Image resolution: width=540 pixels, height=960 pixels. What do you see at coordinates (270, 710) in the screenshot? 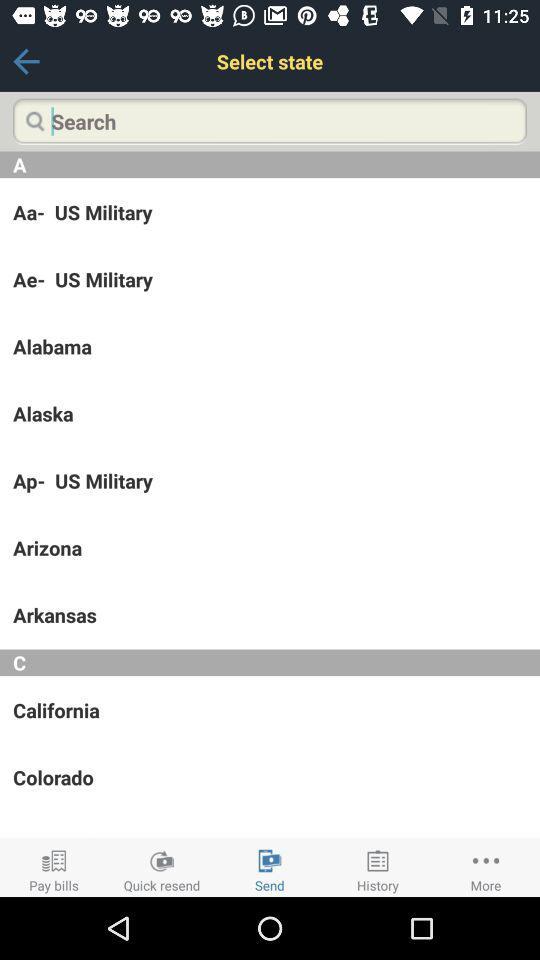
I see `the icon above the colorado icon` at bounding box center [270, 710].